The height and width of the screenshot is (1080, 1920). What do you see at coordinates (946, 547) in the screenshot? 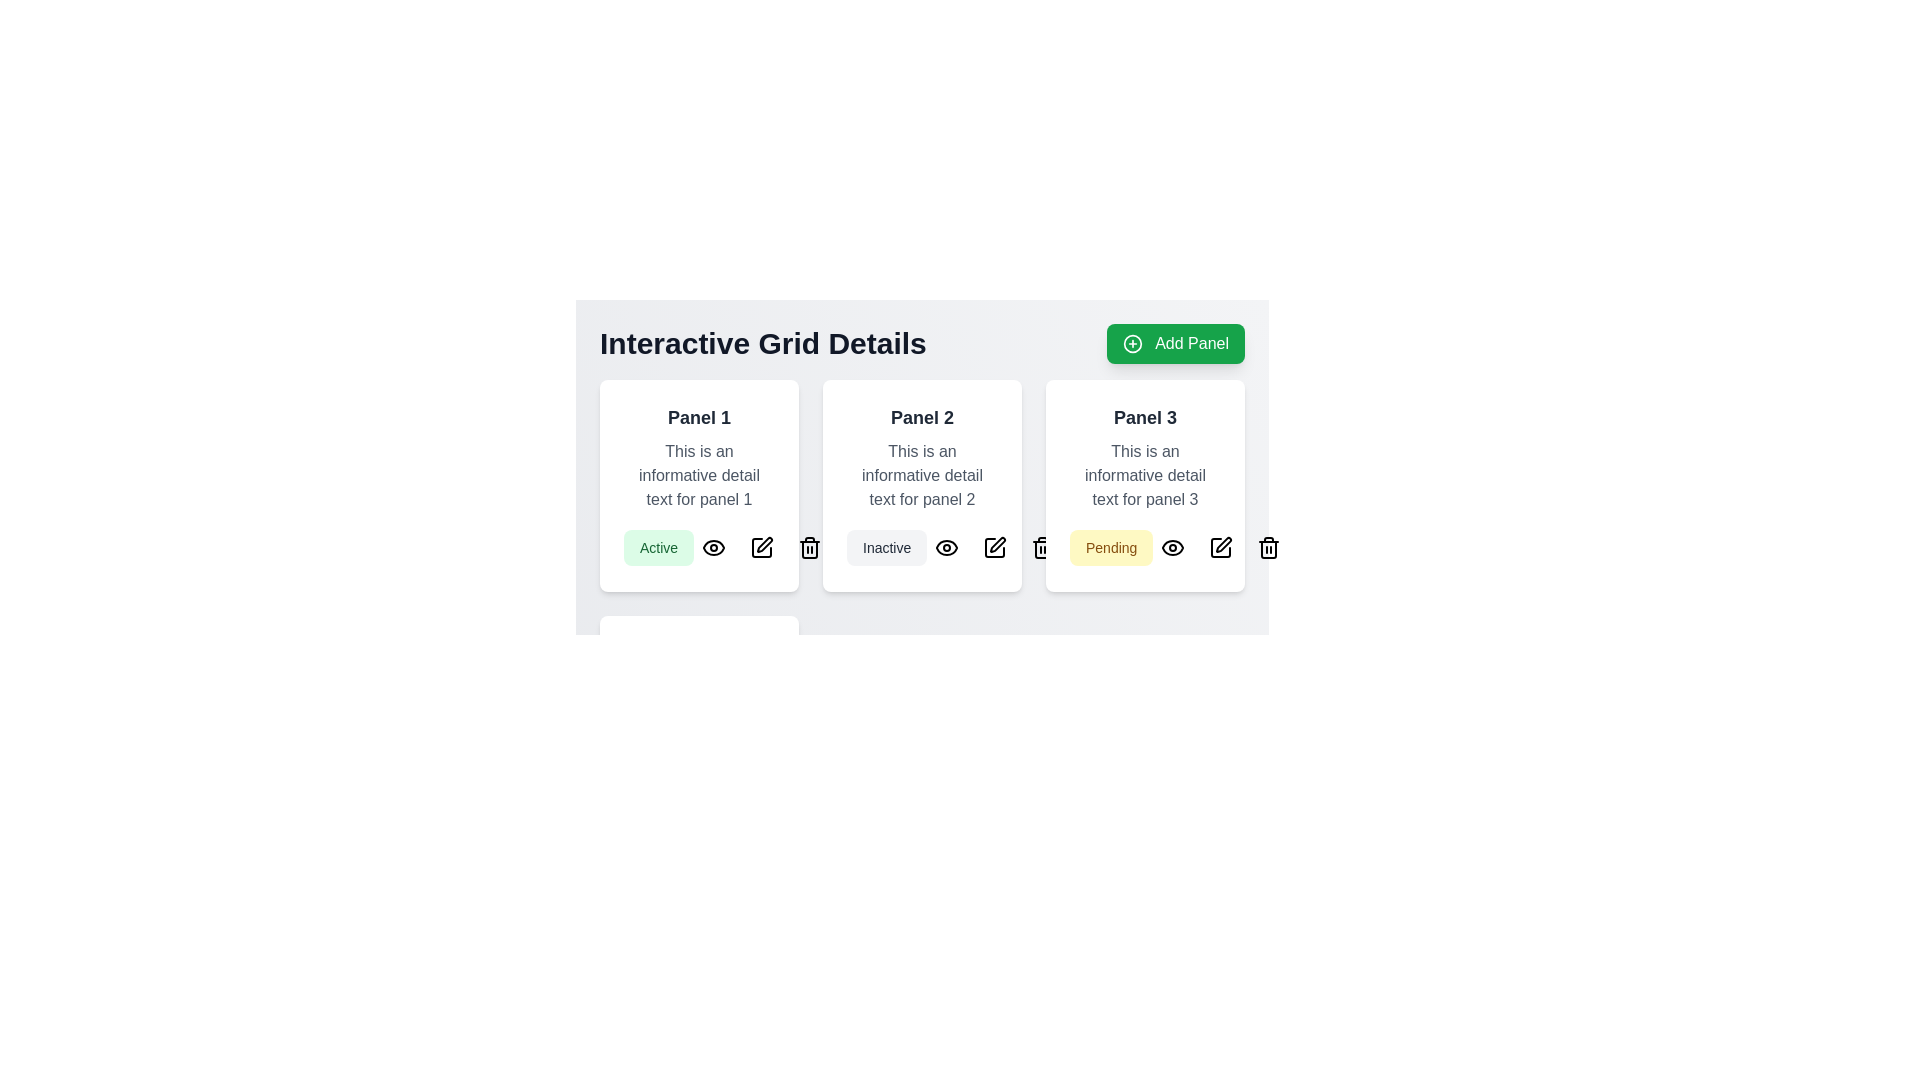
I see `the interactive icon button located in 'Panel 2'` at bounding box center [946, 547].